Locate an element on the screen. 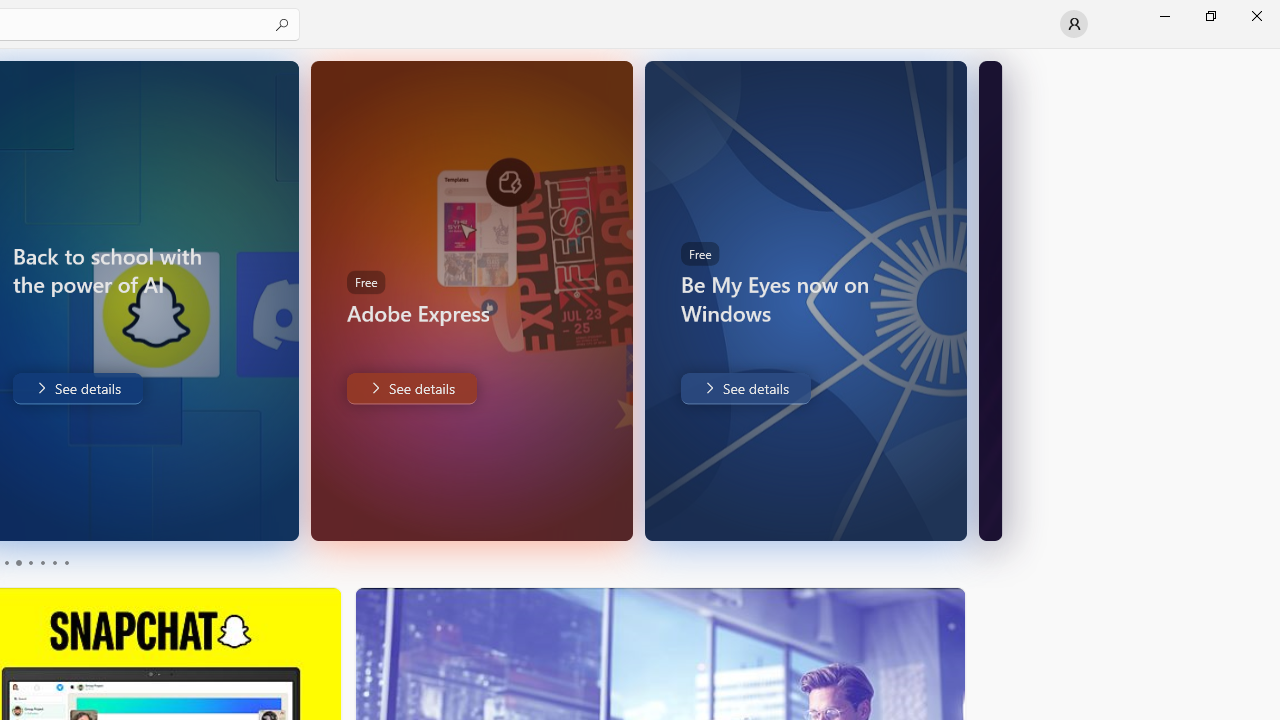 This screenshot has width=1280, height=720. 'Page 4' is located at coordinates (42, 563).